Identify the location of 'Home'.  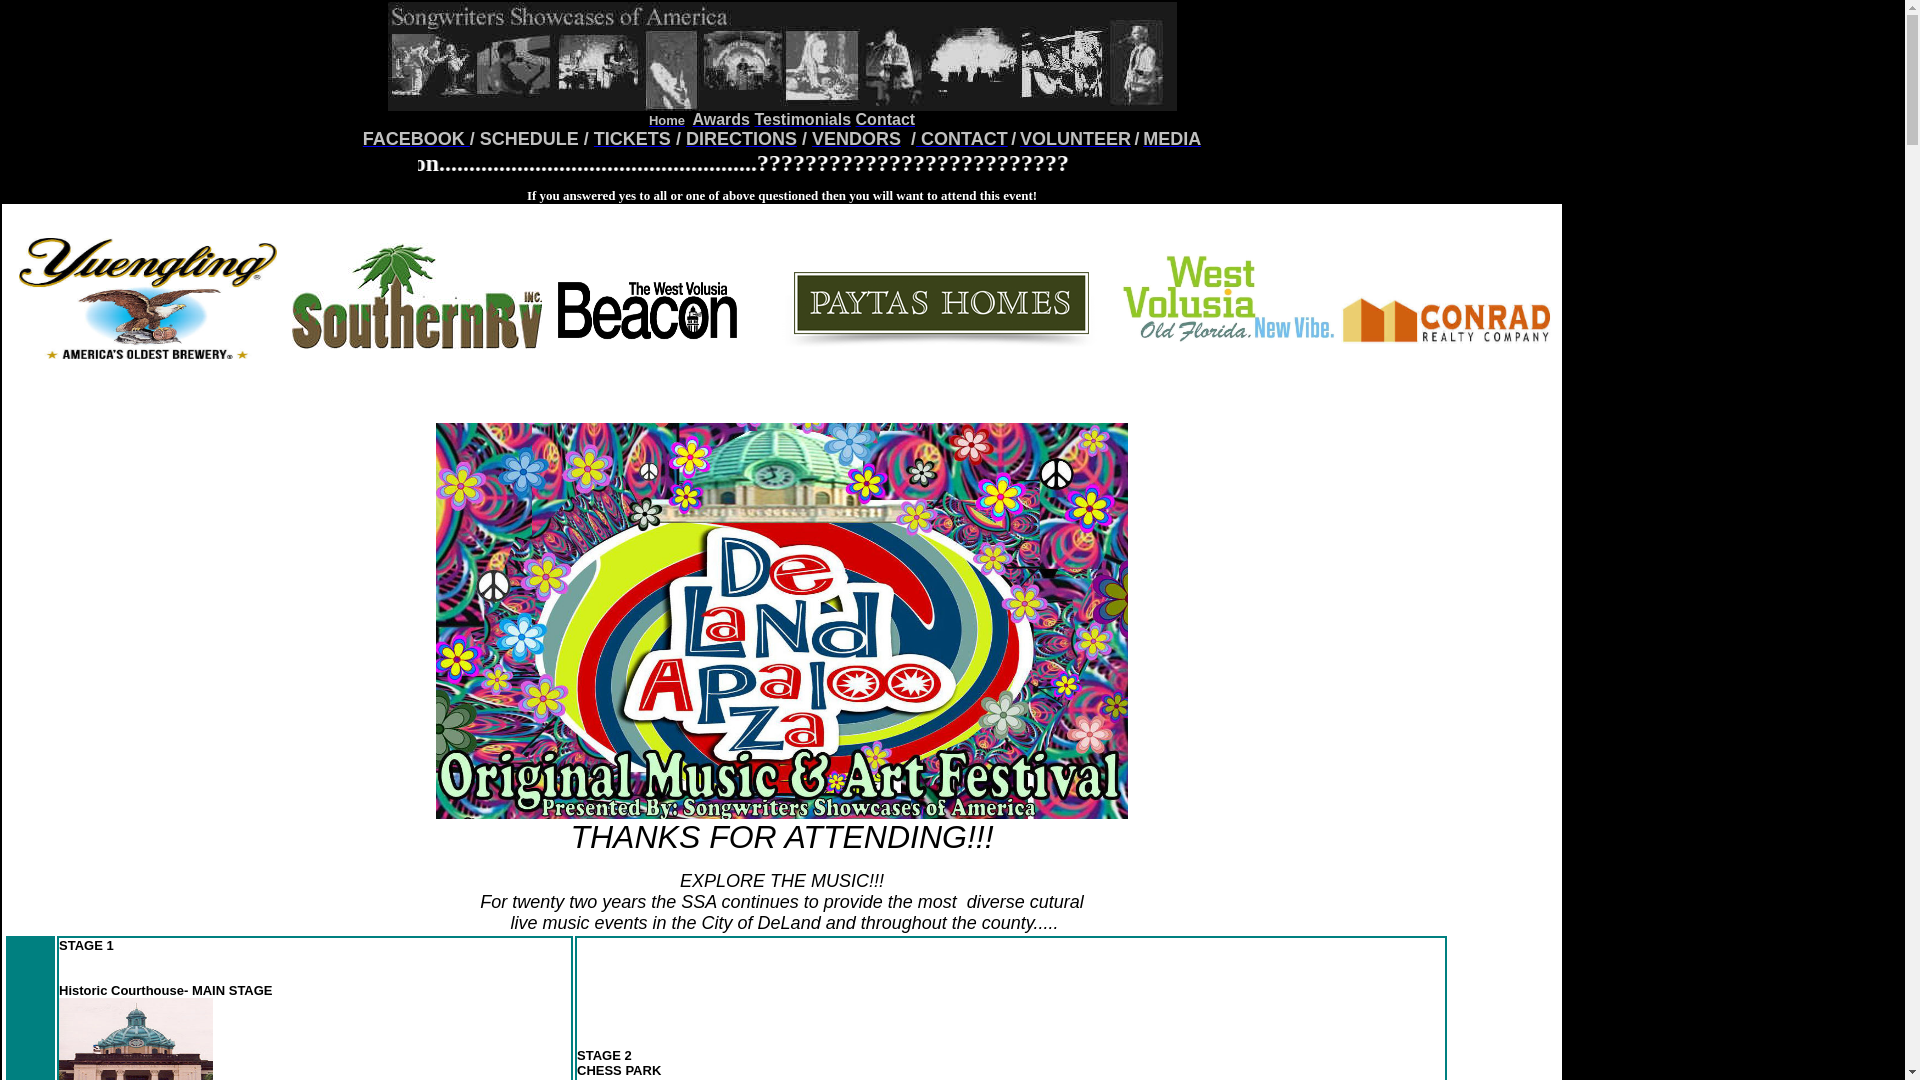
(667, 120).